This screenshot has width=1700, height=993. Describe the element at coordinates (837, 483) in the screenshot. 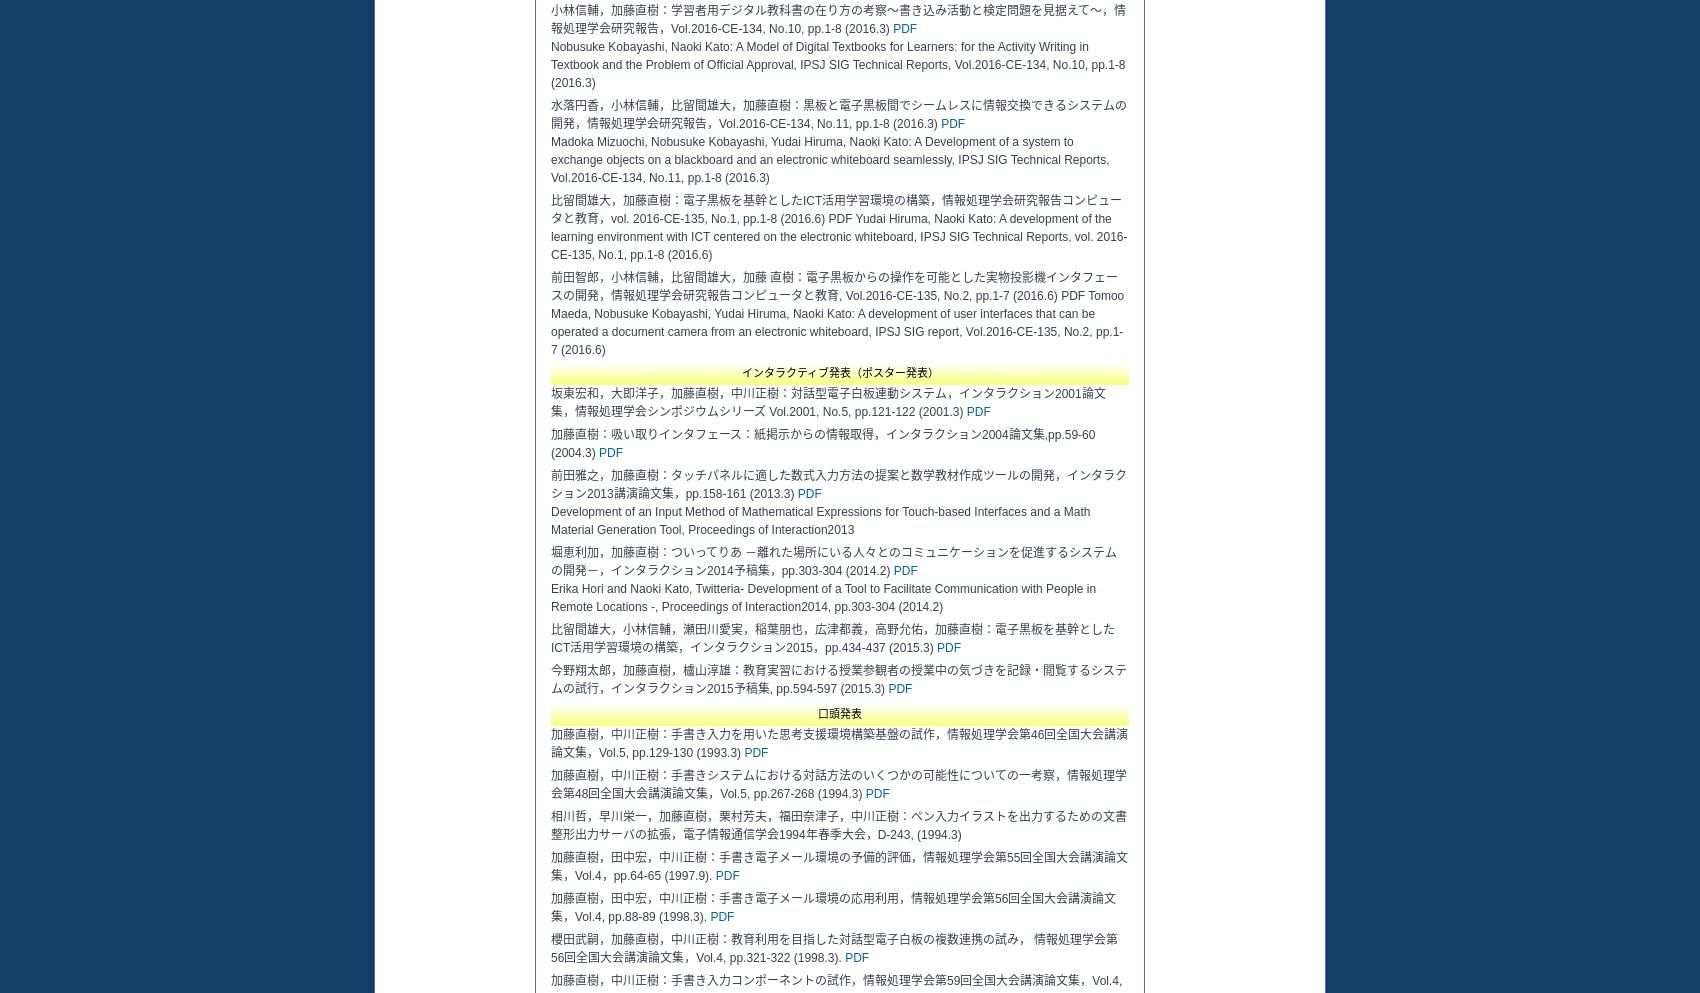

I see `'前田雅之，加藤直樹：タッチパネルに適した数式入力方法の提案と数学教材作成ツールの開発，インタラクション2013講演論文集，pp.158-161 (2013.3)'` at that location.